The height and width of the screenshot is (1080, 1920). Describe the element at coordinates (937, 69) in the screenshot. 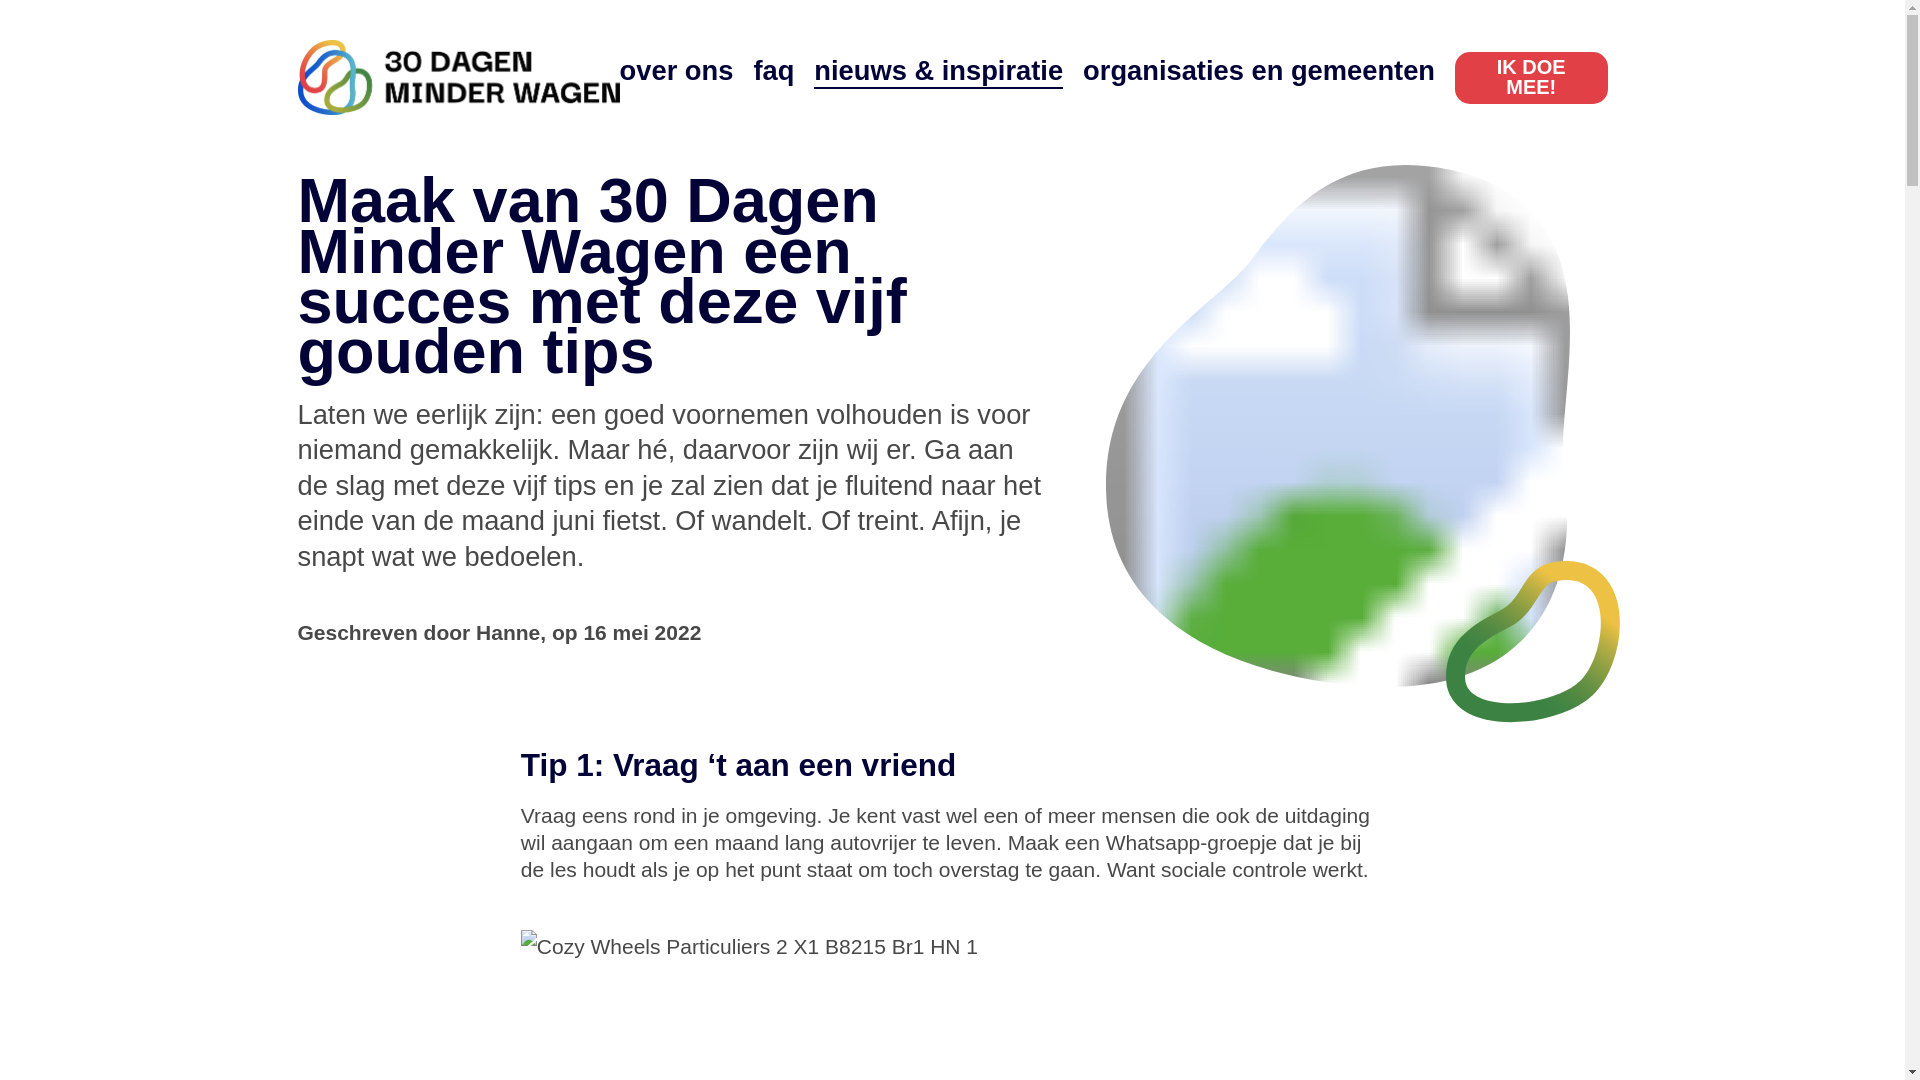

I see `'nieuws & inspiratie'` at that location.